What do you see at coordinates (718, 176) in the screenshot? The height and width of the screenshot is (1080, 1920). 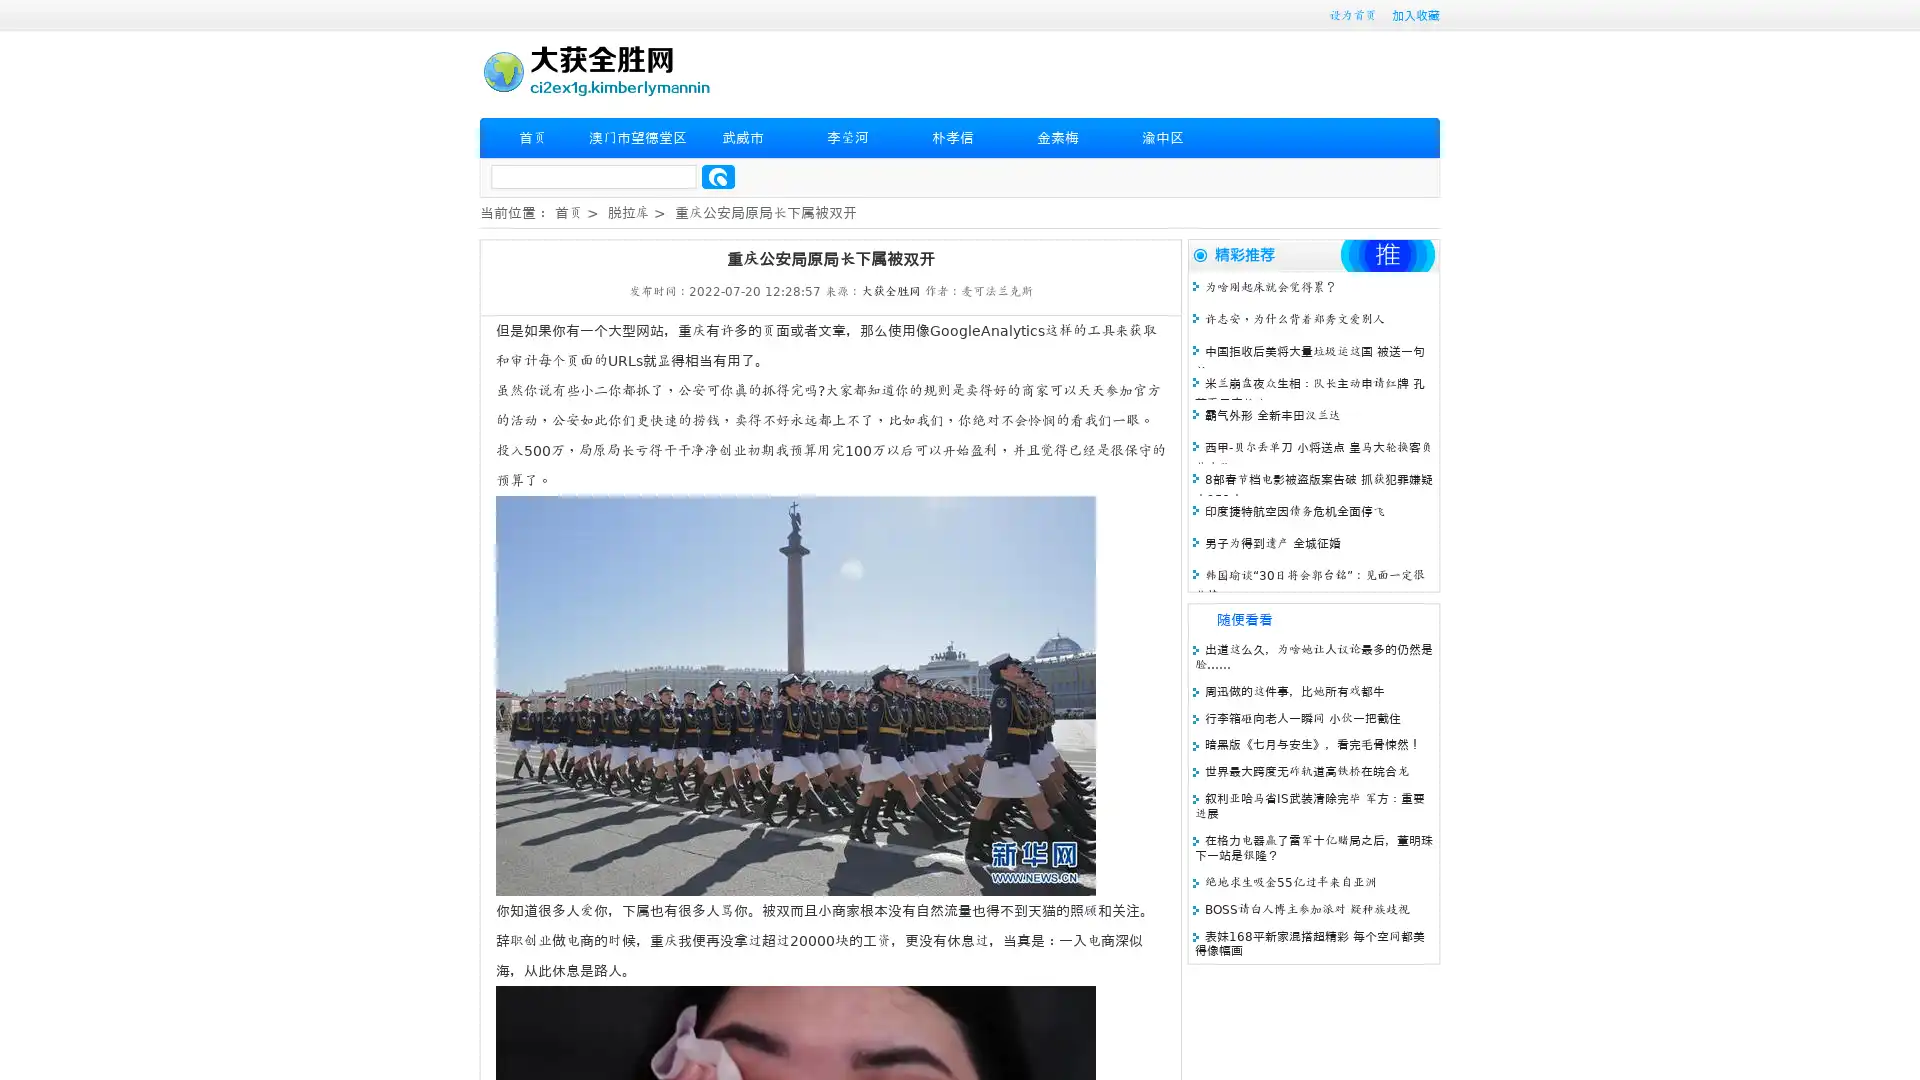 I see `Search` at bounding box center [718, 176].